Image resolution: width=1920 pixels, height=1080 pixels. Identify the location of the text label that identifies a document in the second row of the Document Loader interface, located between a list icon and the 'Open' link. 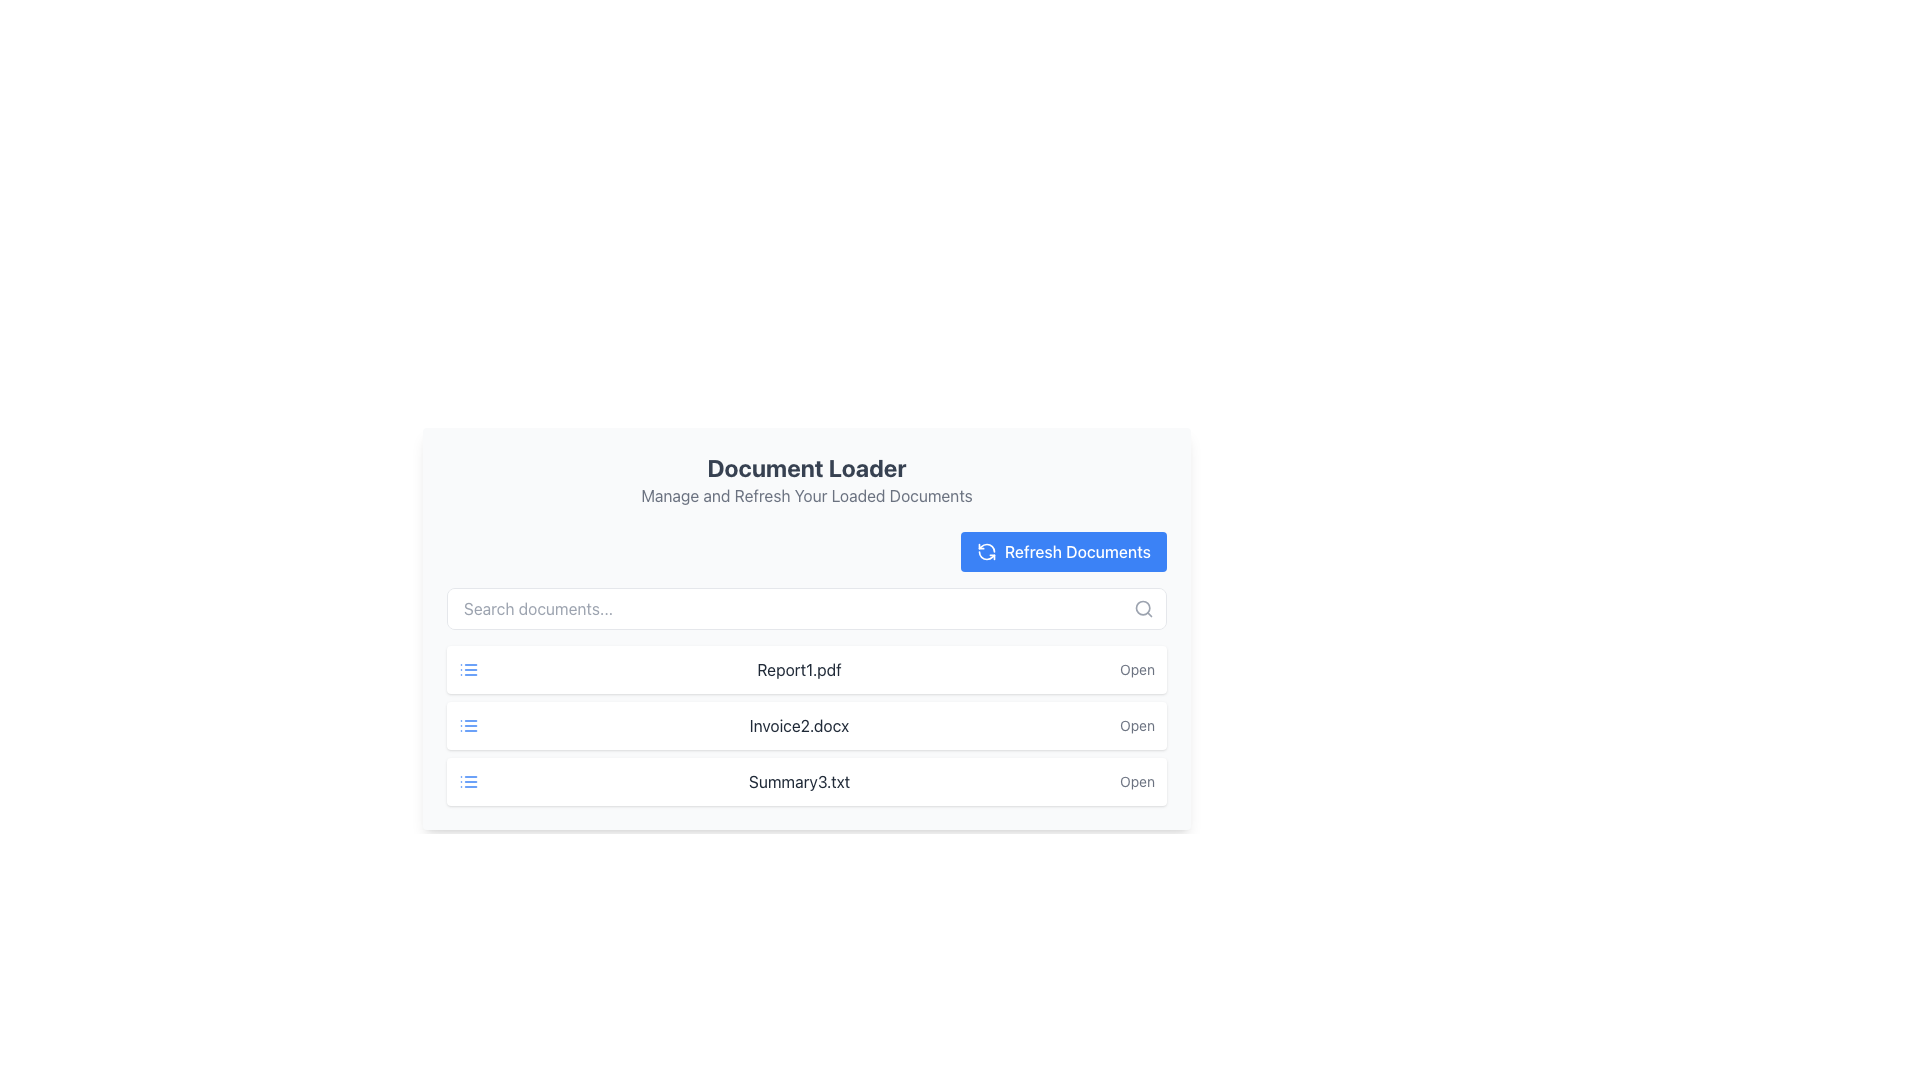
(798, 725).